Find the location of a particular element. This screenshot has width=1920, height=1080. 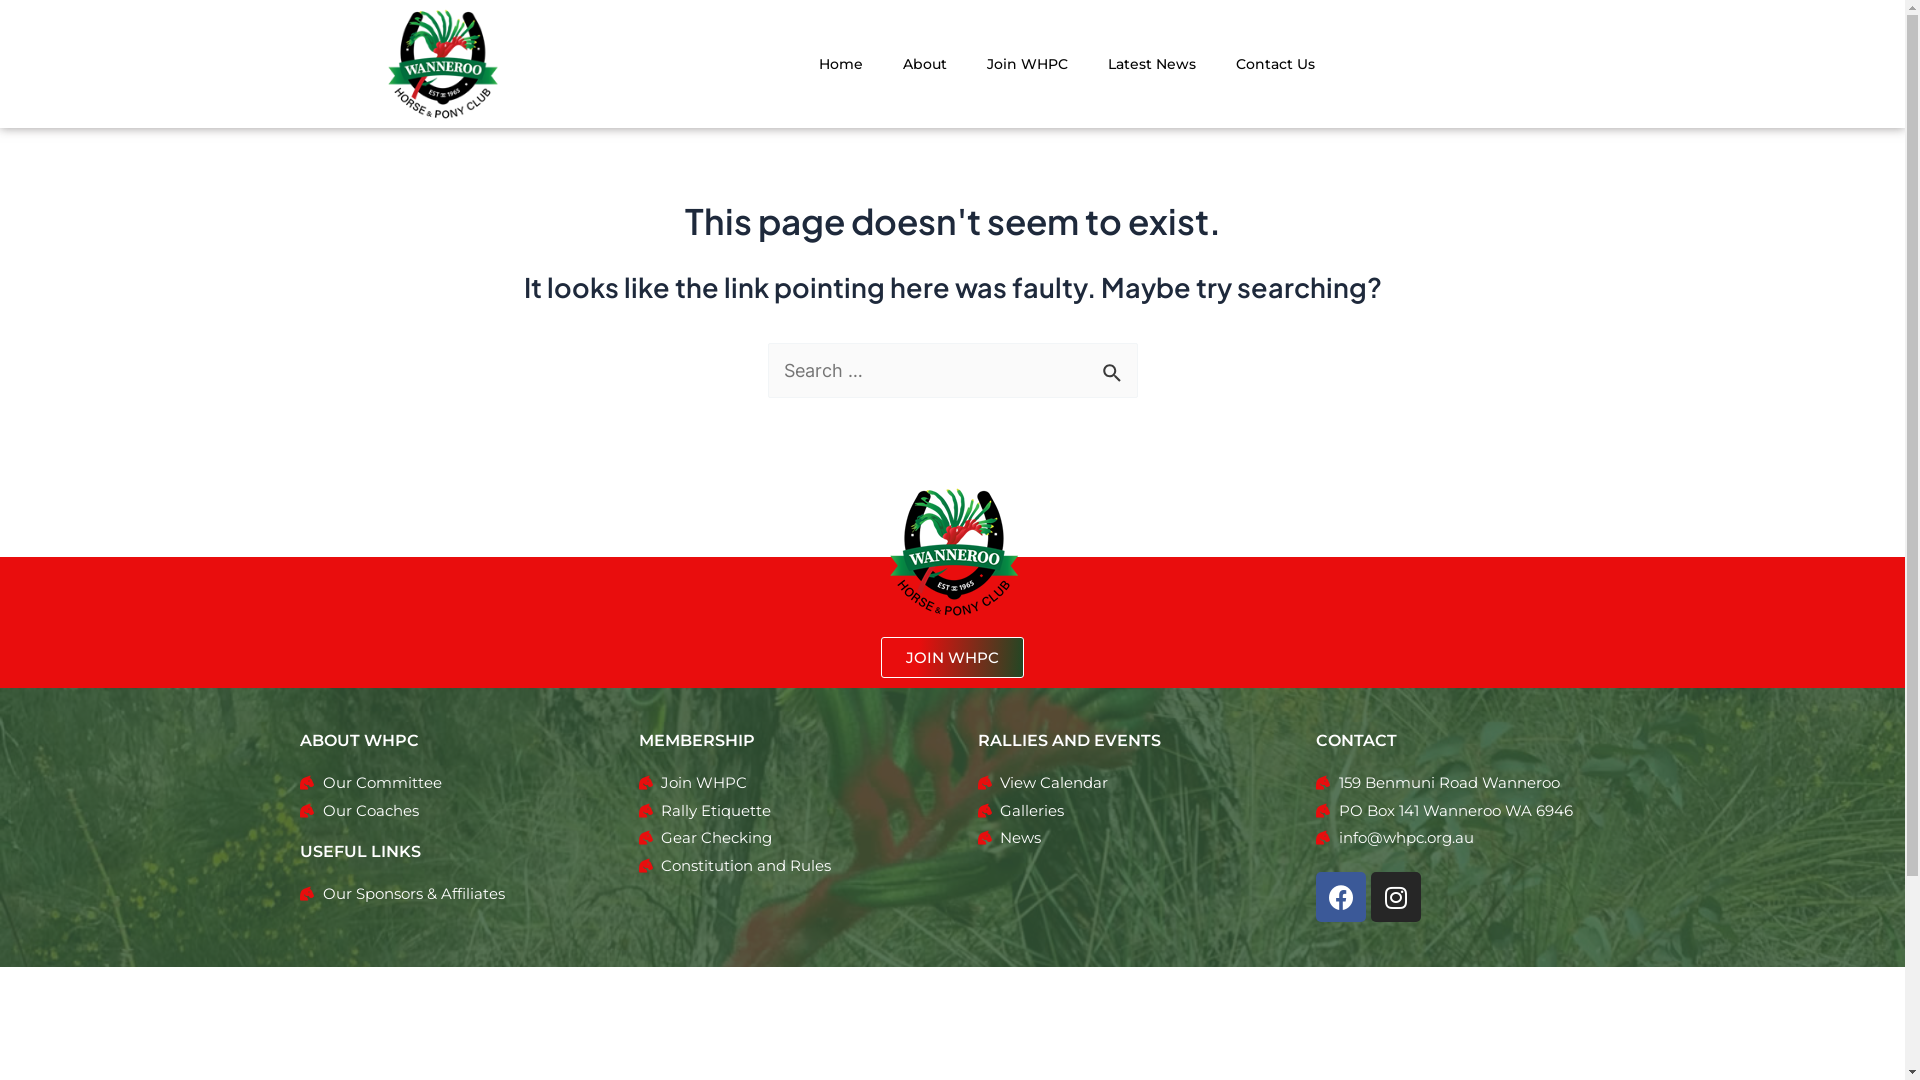

'About' is located at coordinates (924, 63).